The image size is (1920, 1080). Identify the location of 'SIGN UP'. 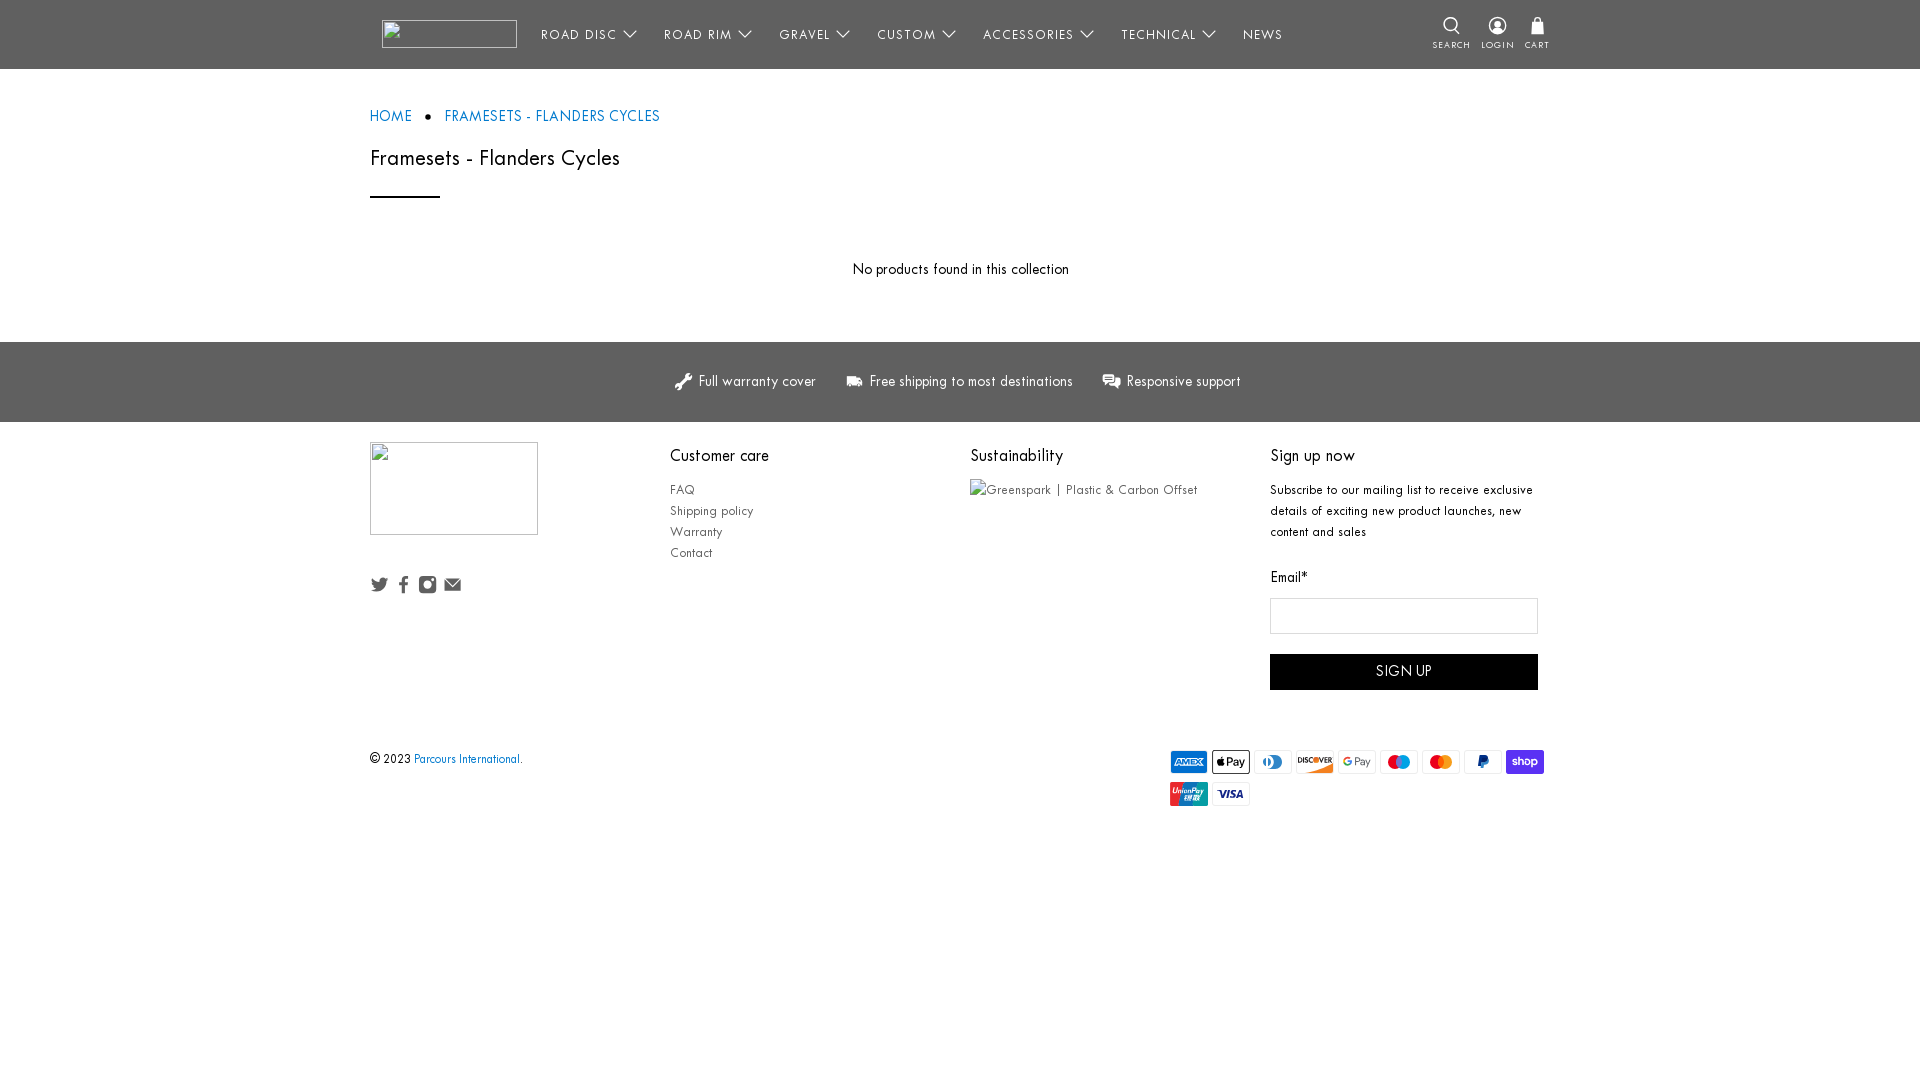
(1402, 671).